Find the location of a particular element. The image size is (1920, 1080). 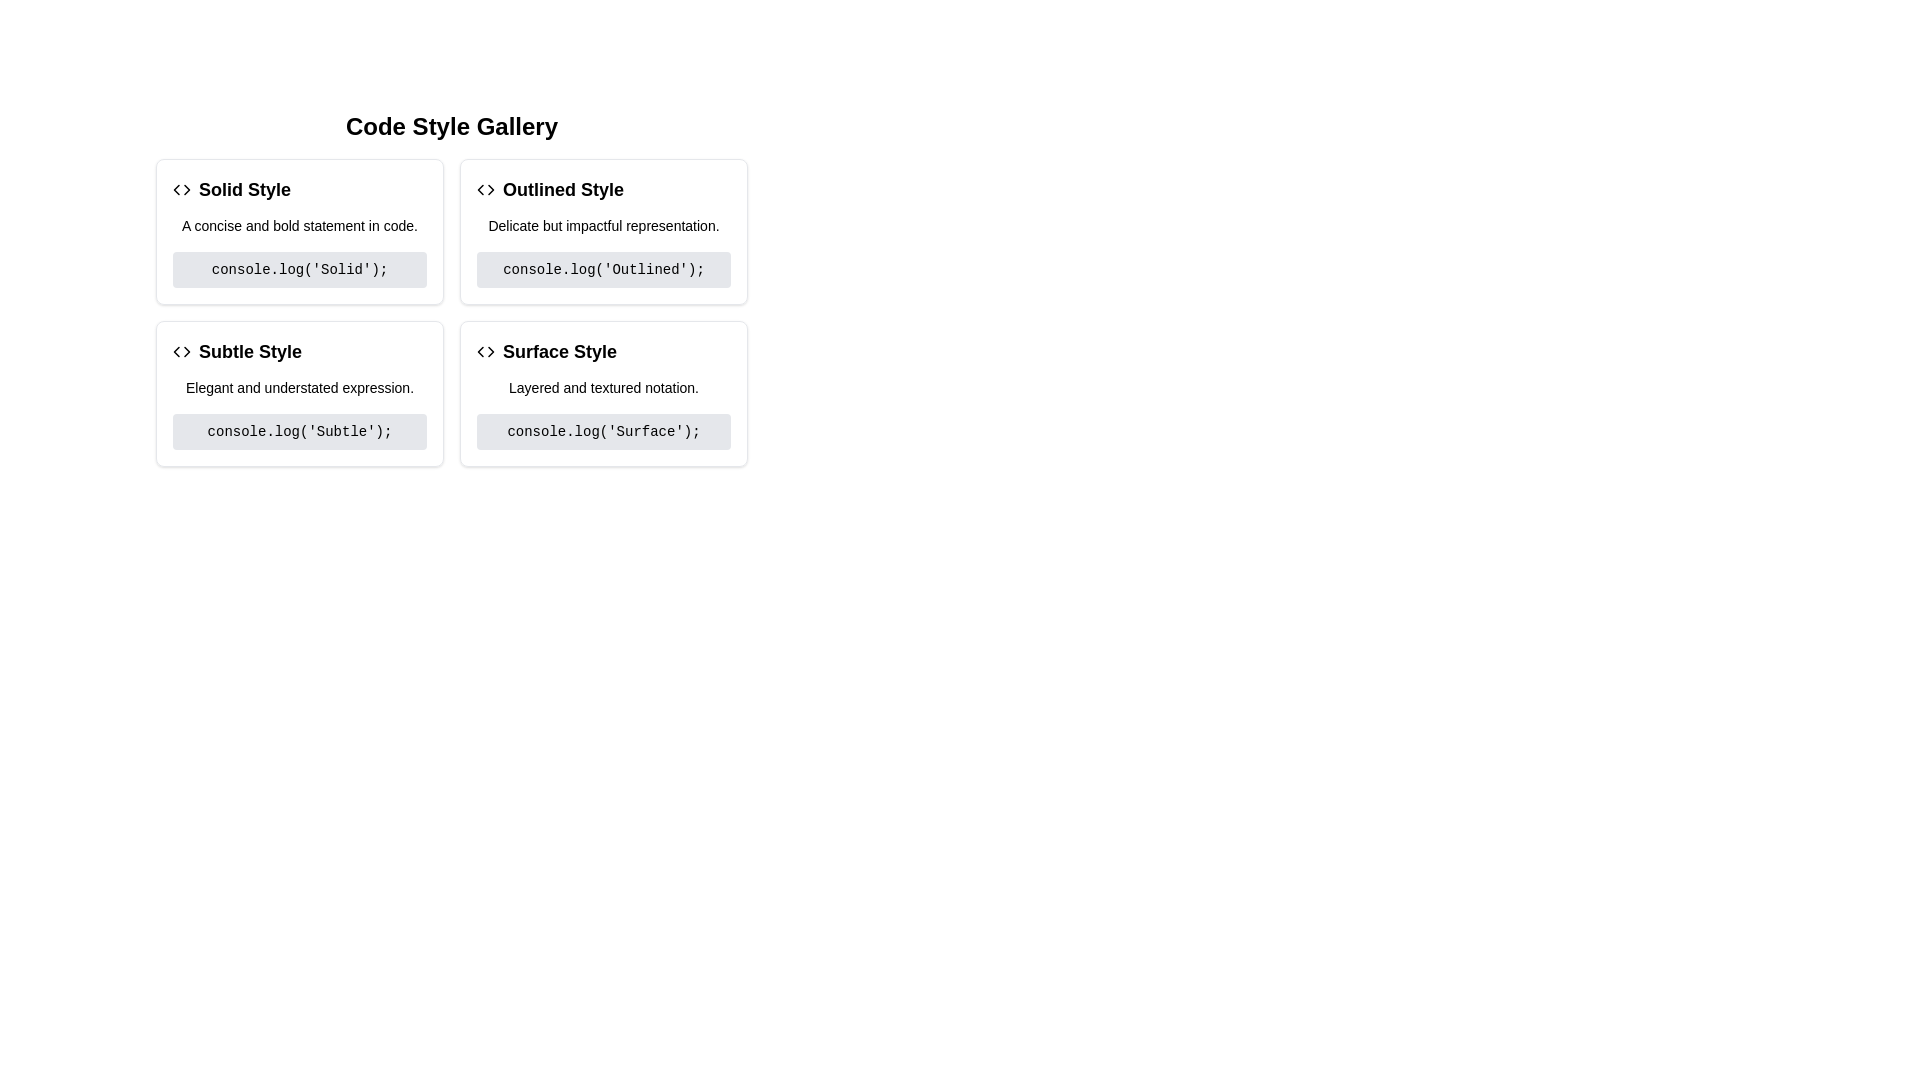

'Surface Style' text element, which is bold and larger, located in the bottom-right card of a 2x2 grid layout is located at coordinates (560, 350).